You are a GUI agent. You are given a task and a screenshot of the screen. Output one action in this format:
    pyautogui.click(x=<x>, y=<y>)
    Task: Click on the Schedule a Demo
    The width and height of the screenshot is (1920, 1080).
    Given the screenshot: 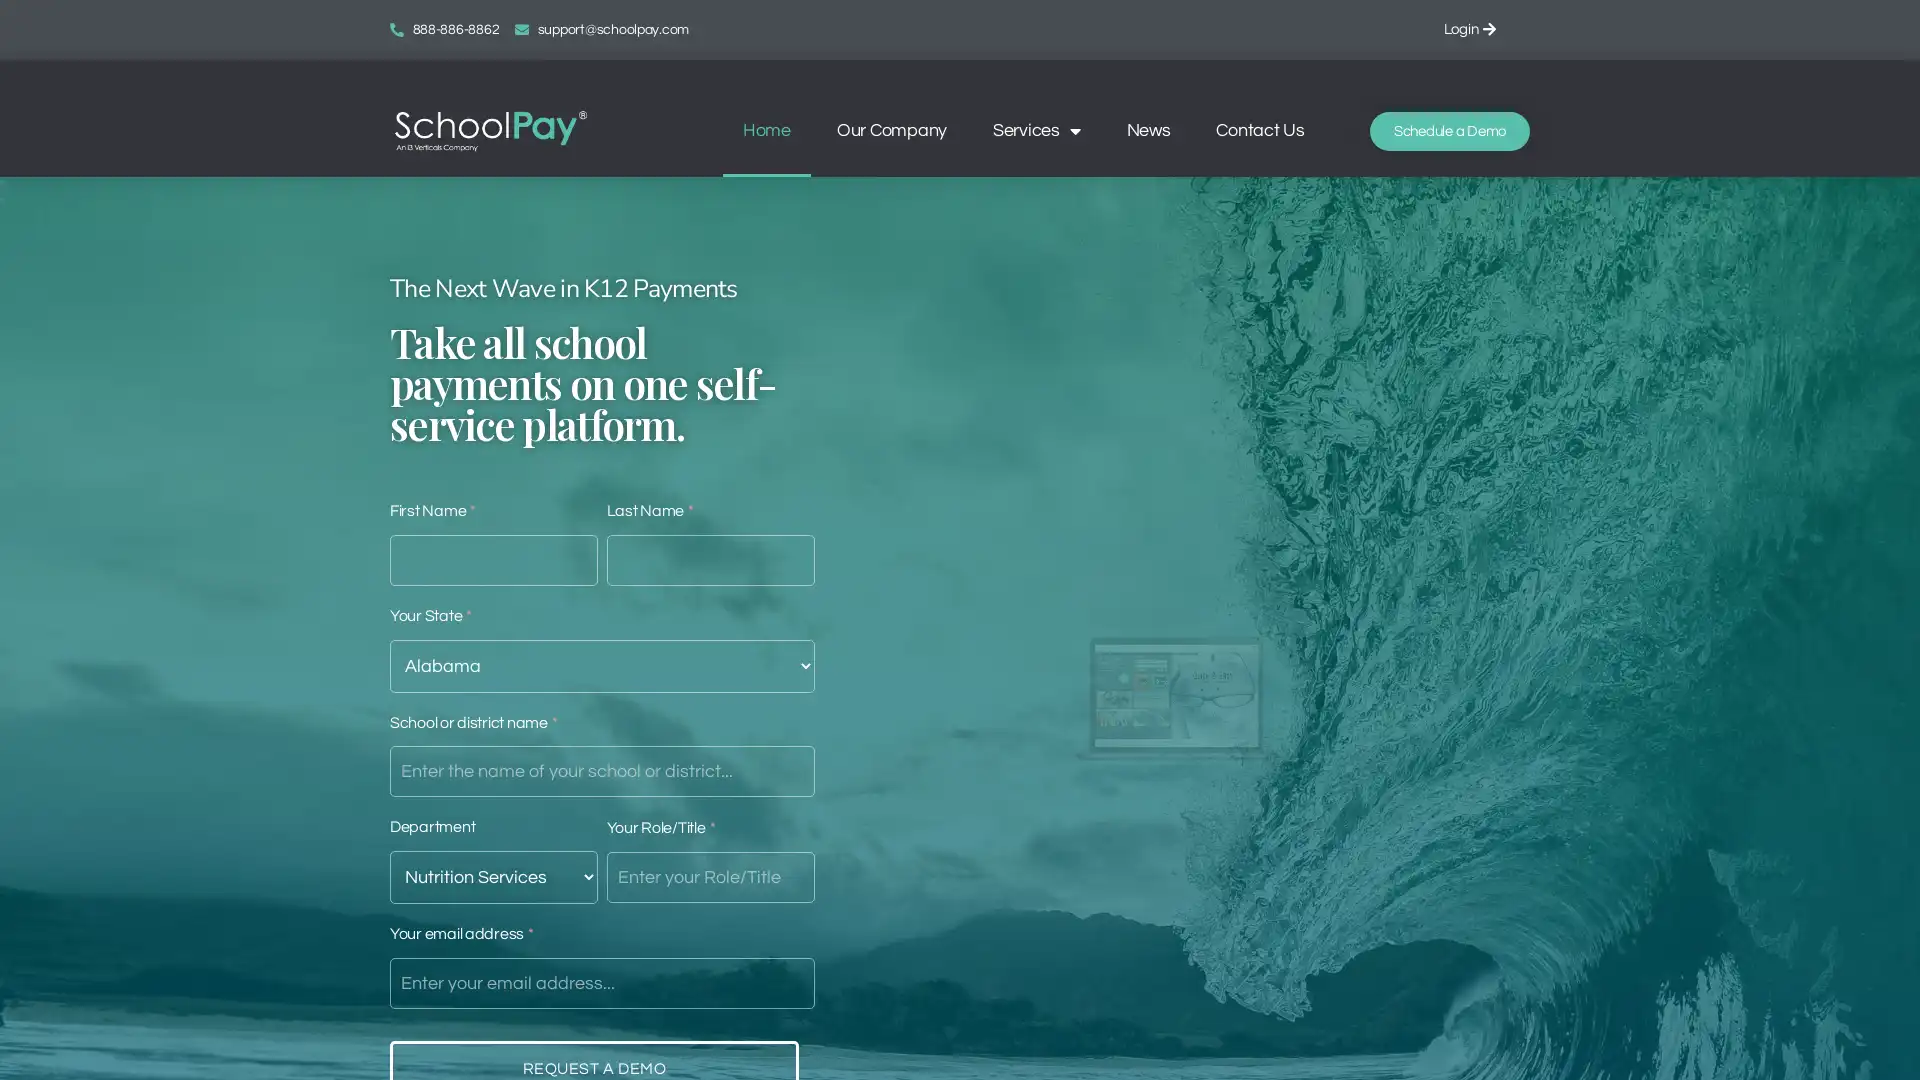 What is the action you would take?
    pyautogui.click(x=1449, y=130)
    